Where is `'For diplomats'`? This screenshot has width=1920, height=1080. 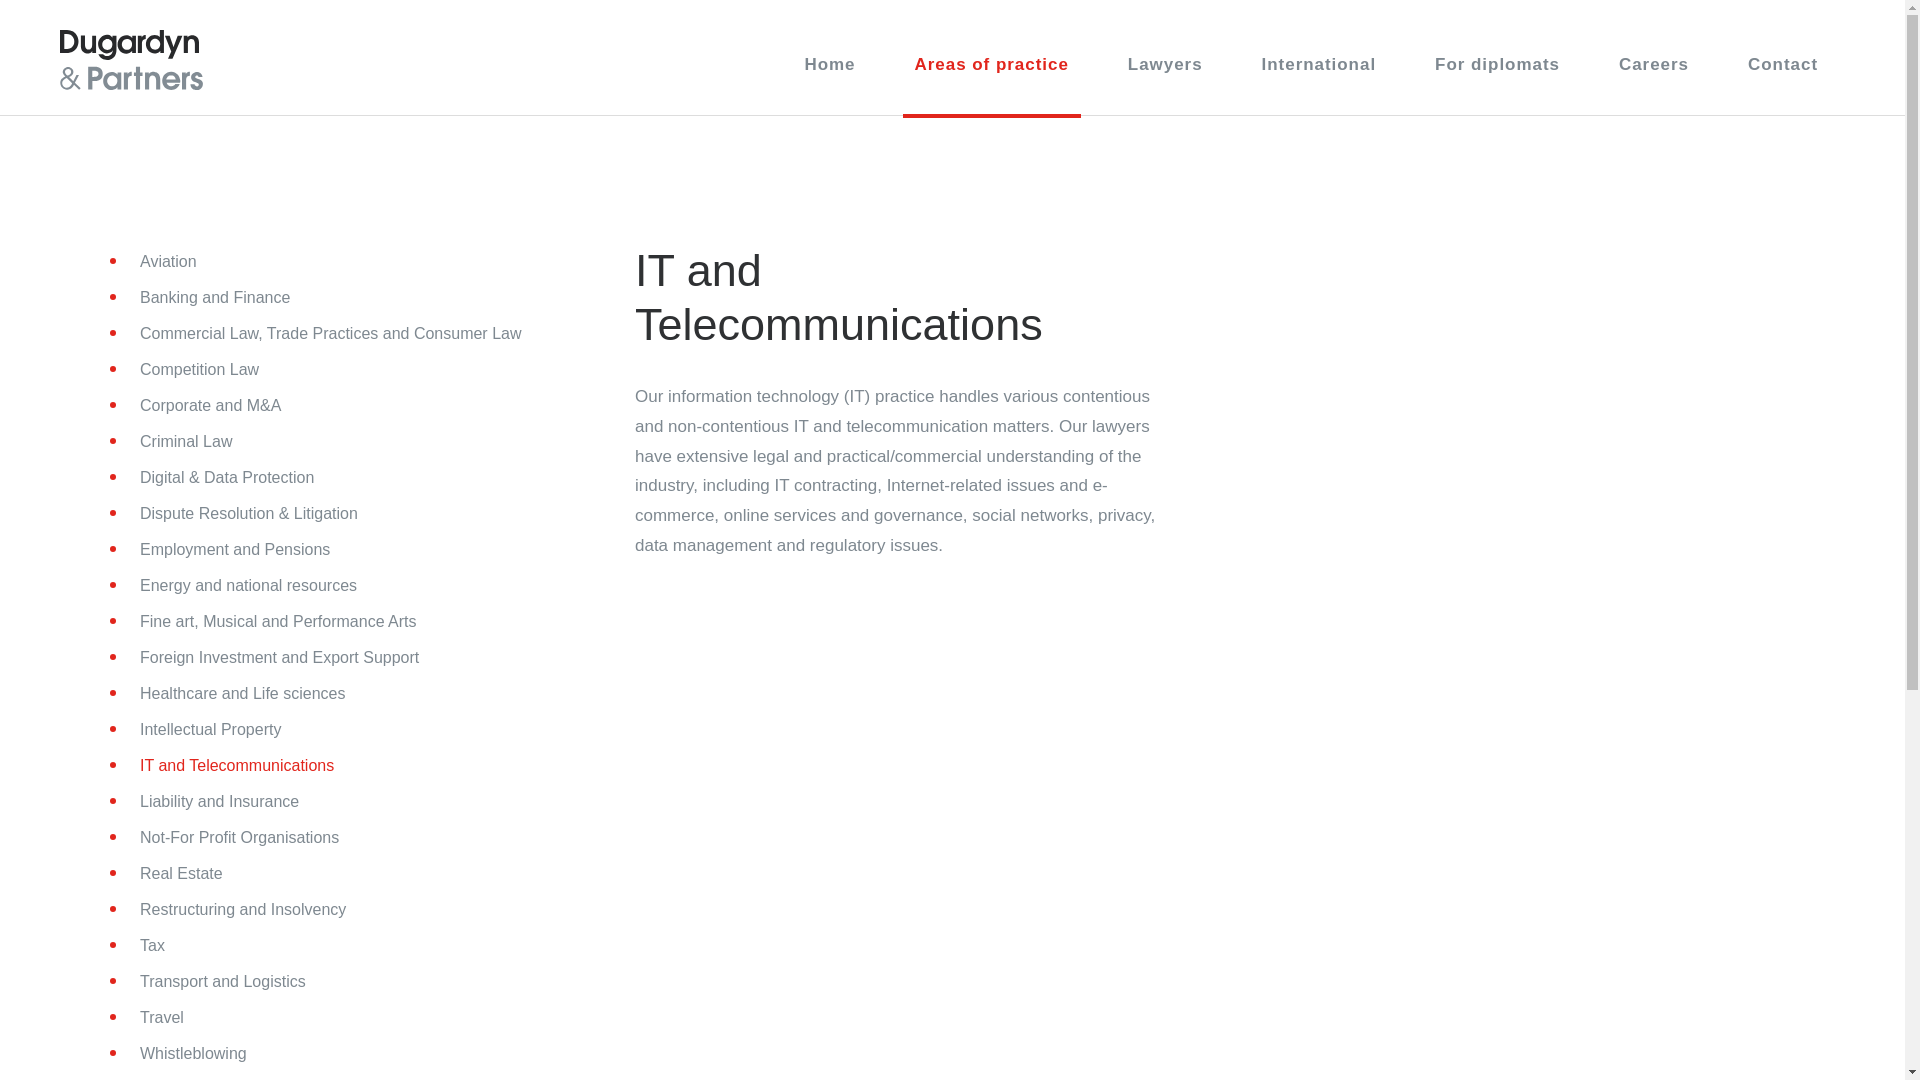
'For diplomats' is located at coordinates (1497, 71).